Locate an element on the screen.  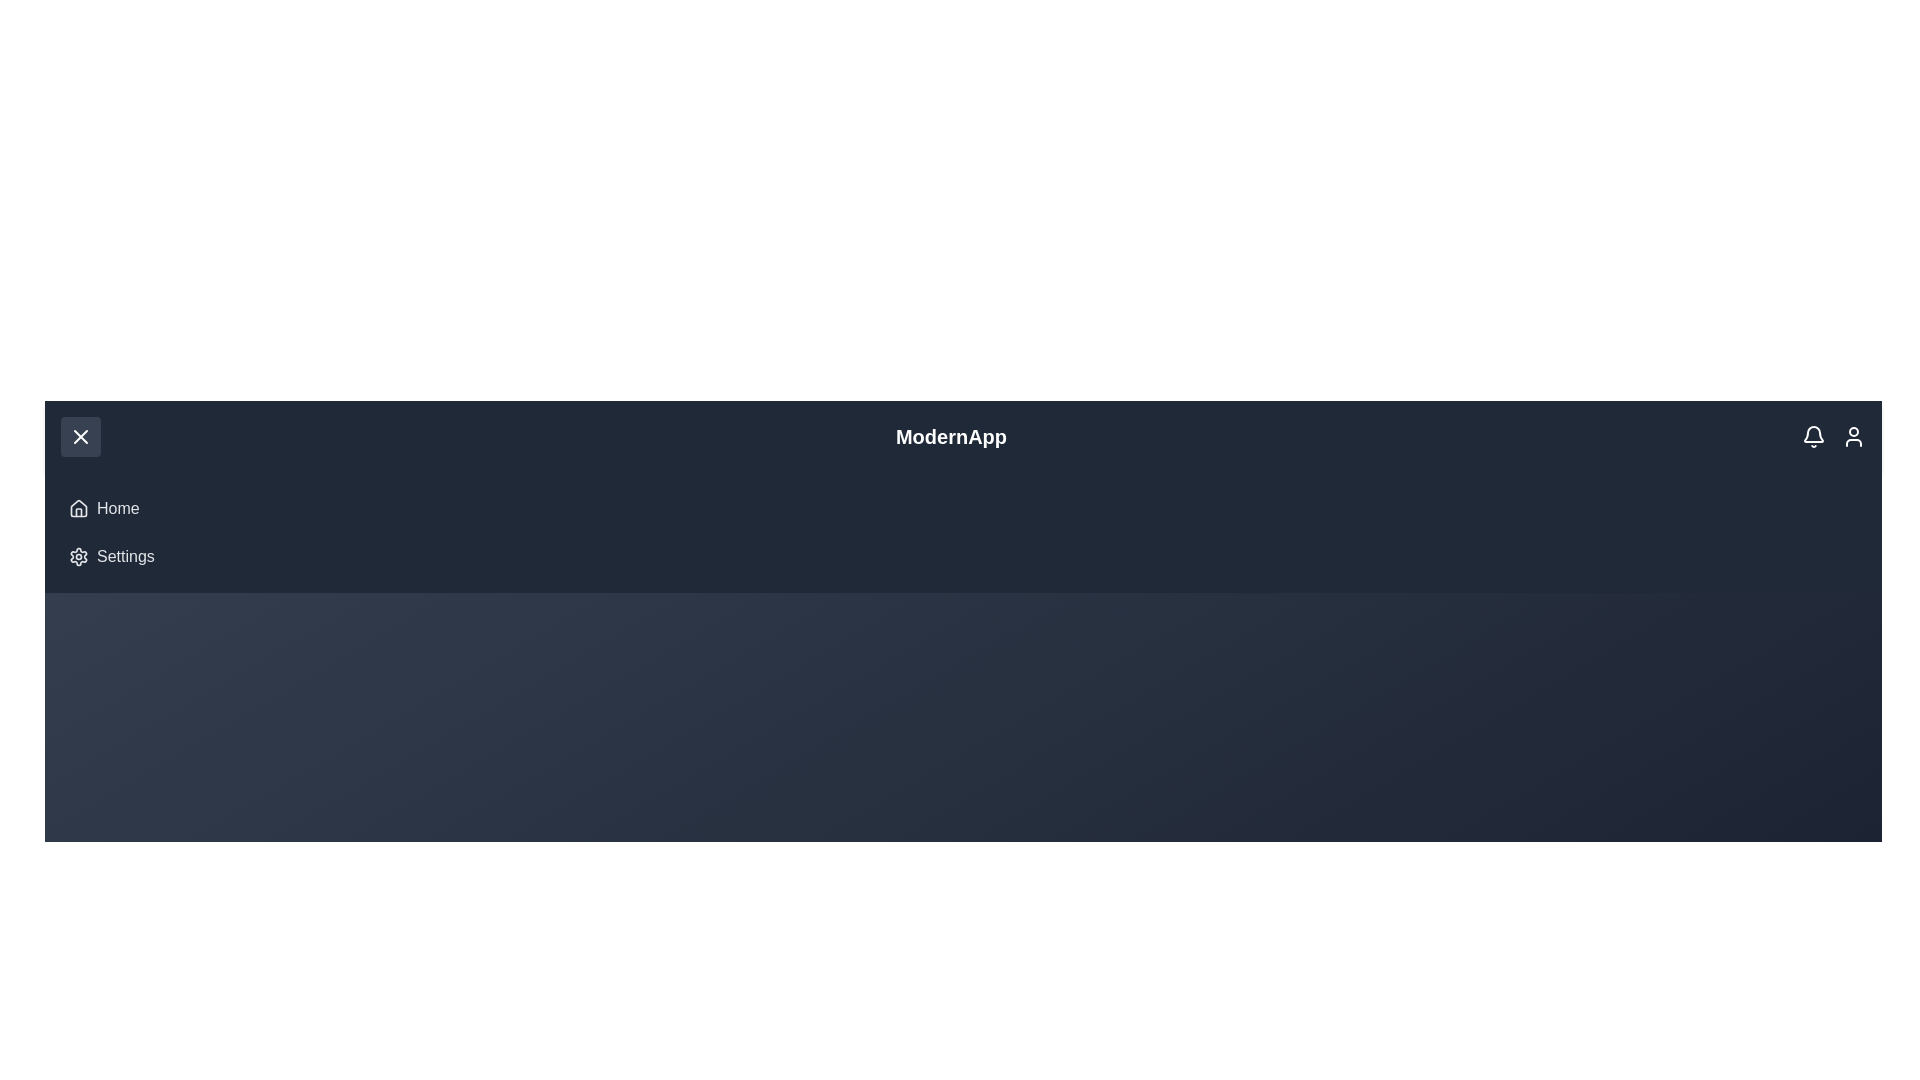
the menu button to toggle the menu open/close state is located at coordinates (80, 435).